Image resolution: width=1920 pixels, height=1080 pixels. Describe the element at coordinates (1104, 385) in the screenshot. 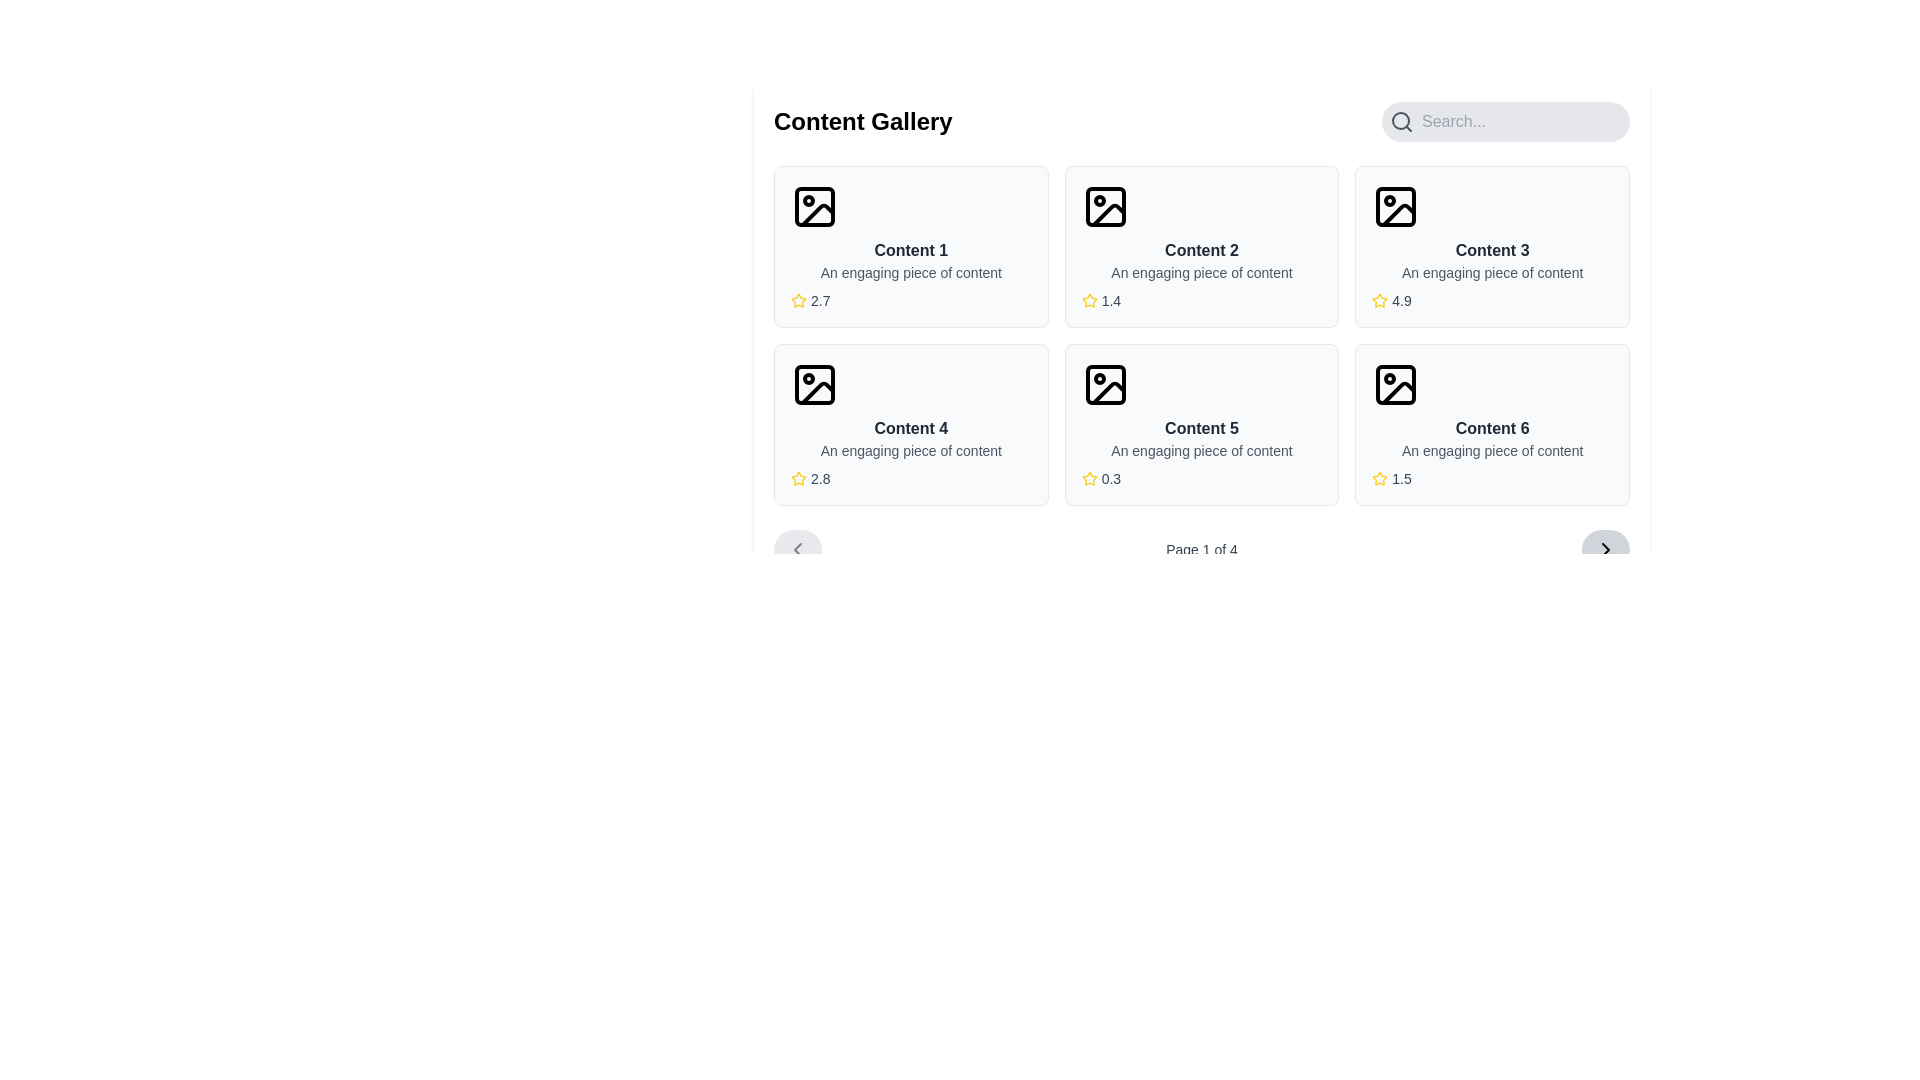

I see `the minimalist line art image placeholder icon located at the top-left corner of the 'Content 5' card in the second row, third column` at that location.